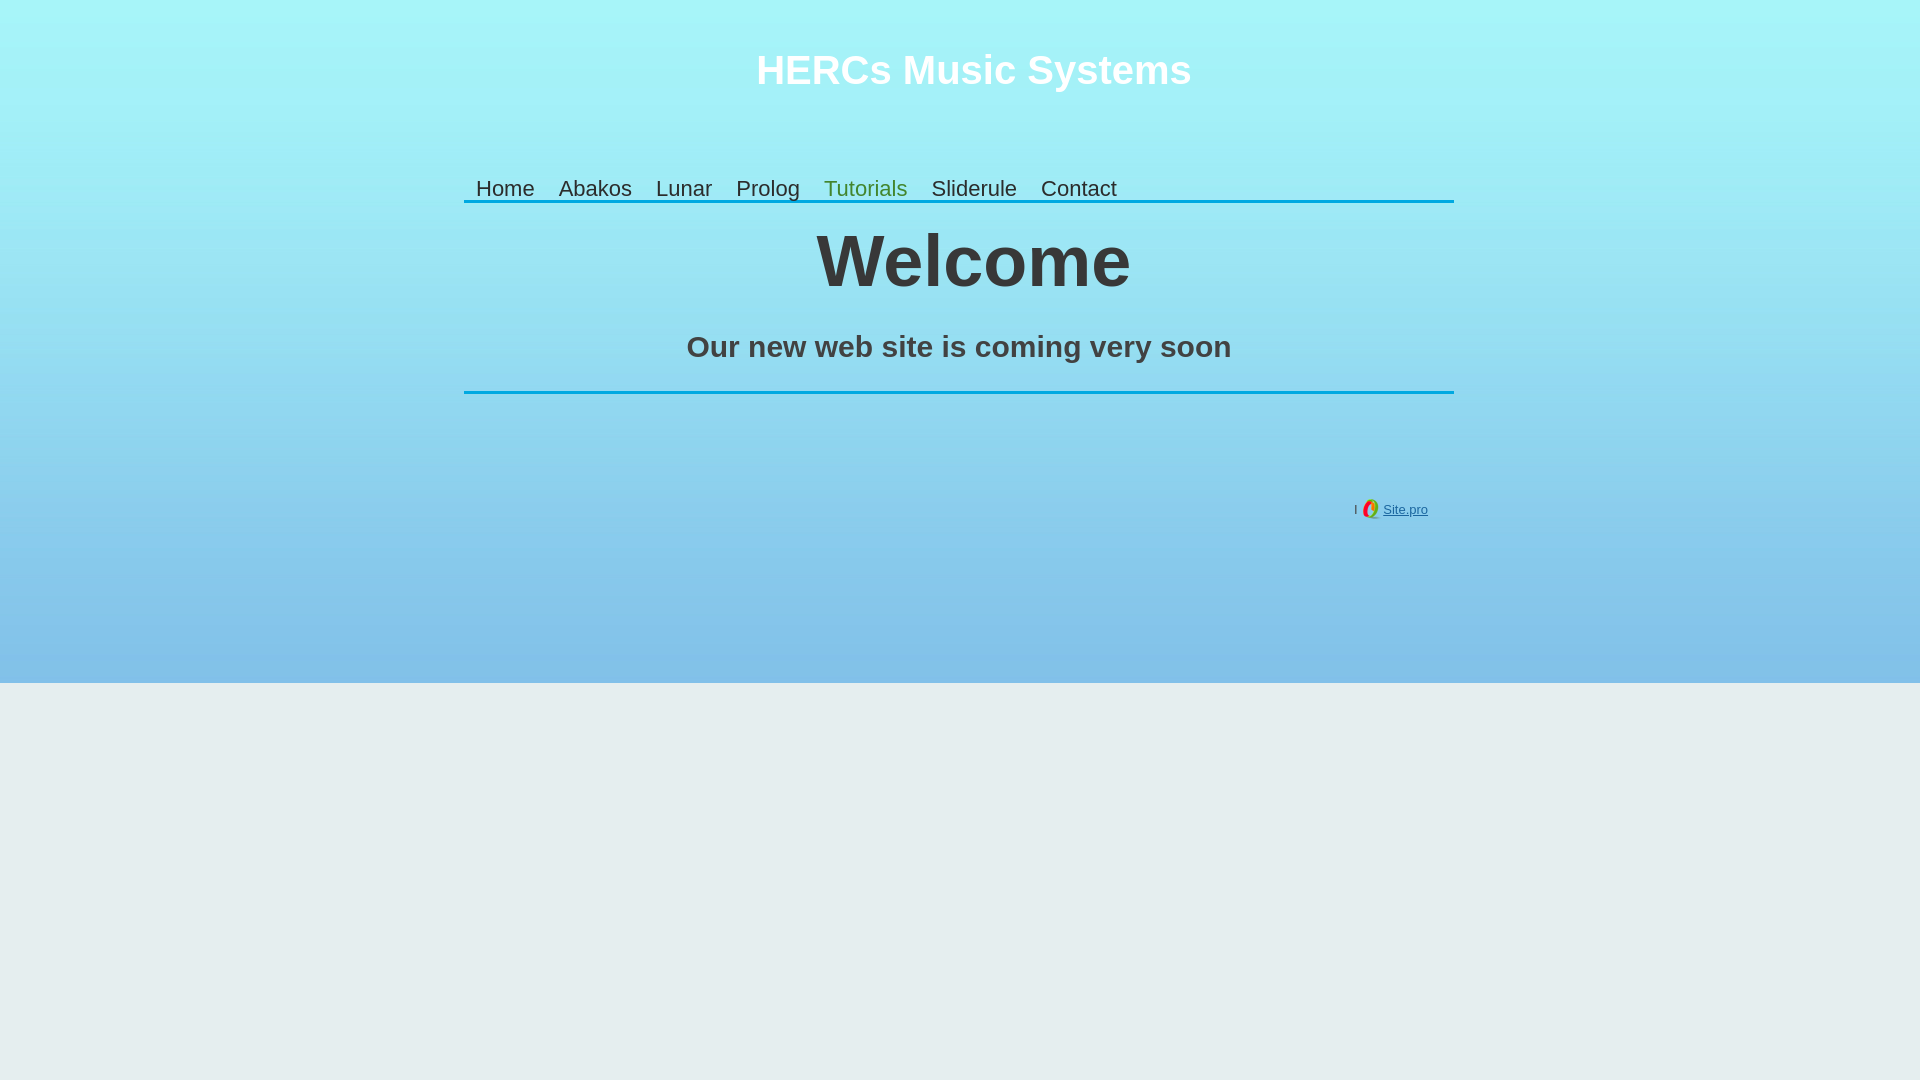 The image size is (1920, 1080). What do you see at coordinates (767, 189) in the screenshot?
I see `'Prolog'` at bounding box center [767, 189].